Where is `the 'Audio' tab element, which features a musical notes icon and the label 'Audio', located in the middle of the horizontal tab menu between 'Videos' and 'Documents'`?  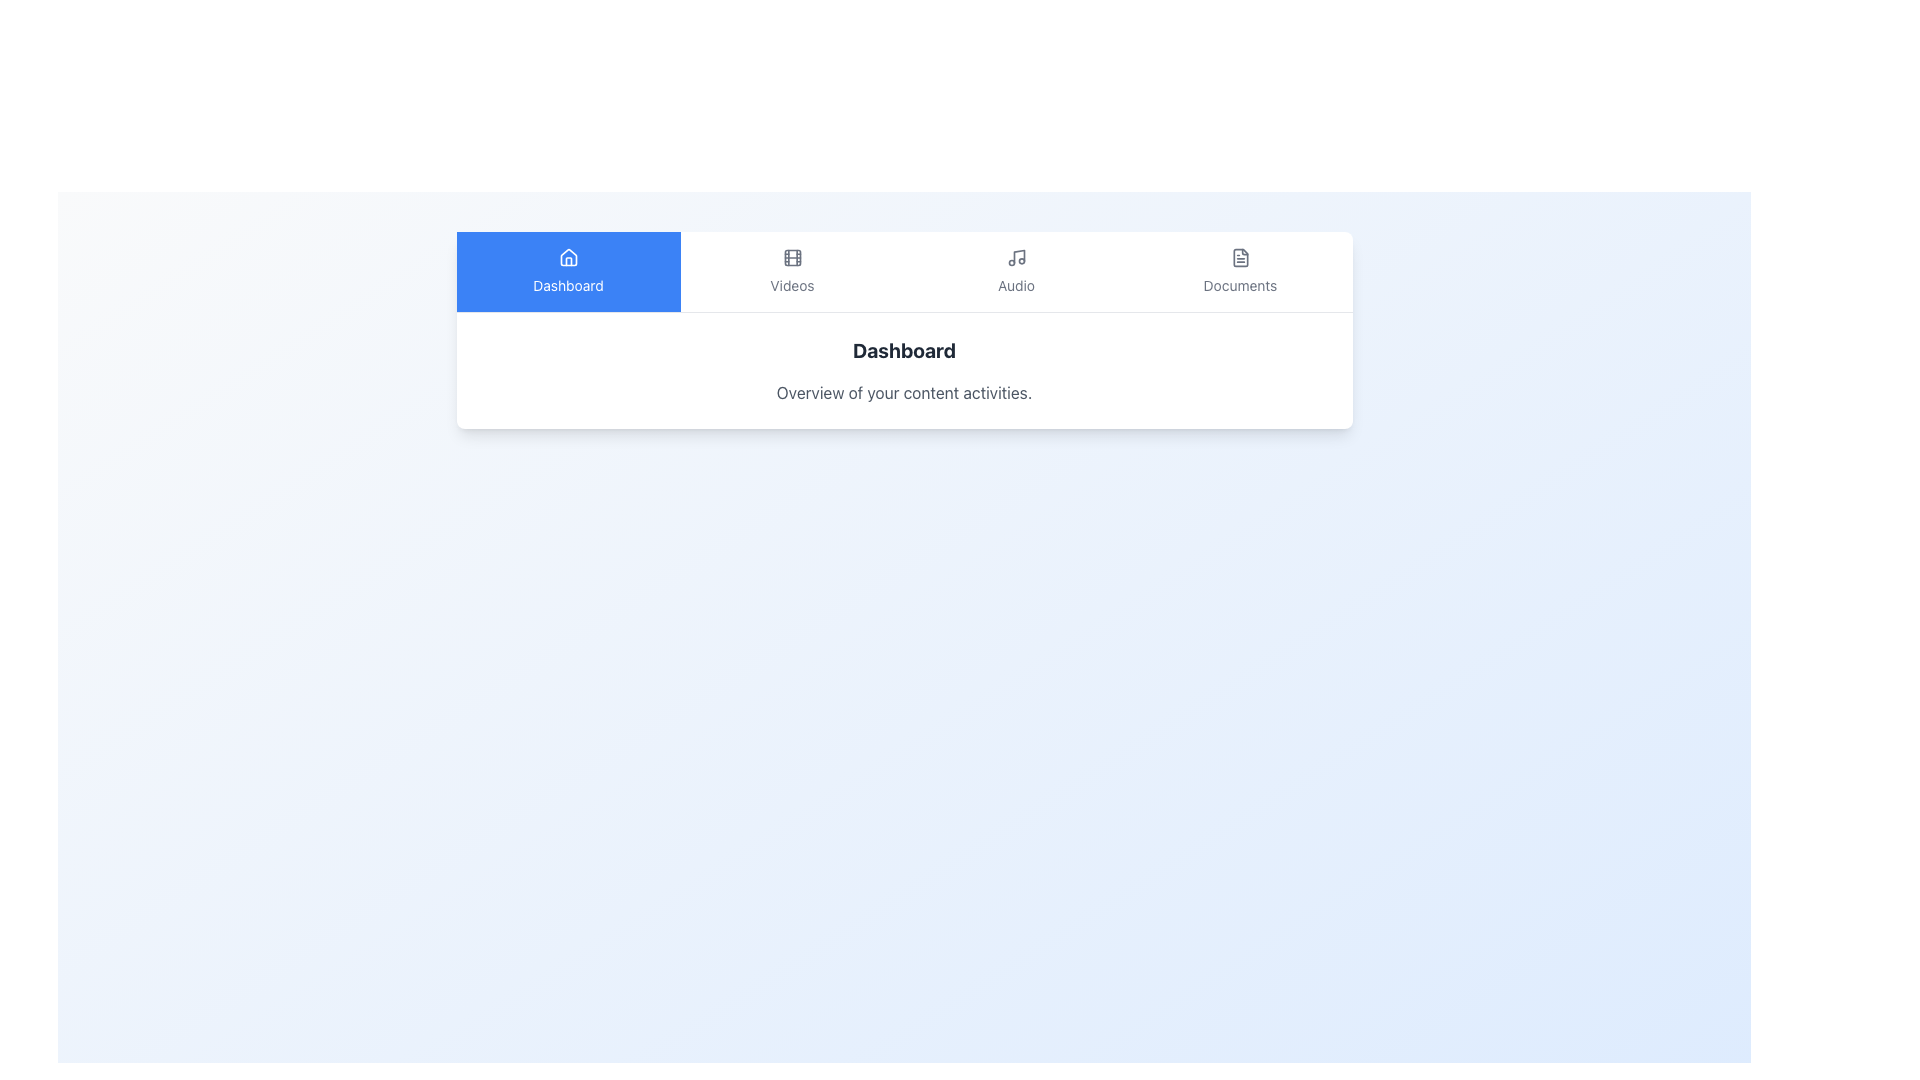
the 'Audio' tab element, which features a musical notes icon and the label 'Audio', located in the middle of the horizontal tab menu between 'Videos' and 'Documents' is located at coordinates (1016, 272).